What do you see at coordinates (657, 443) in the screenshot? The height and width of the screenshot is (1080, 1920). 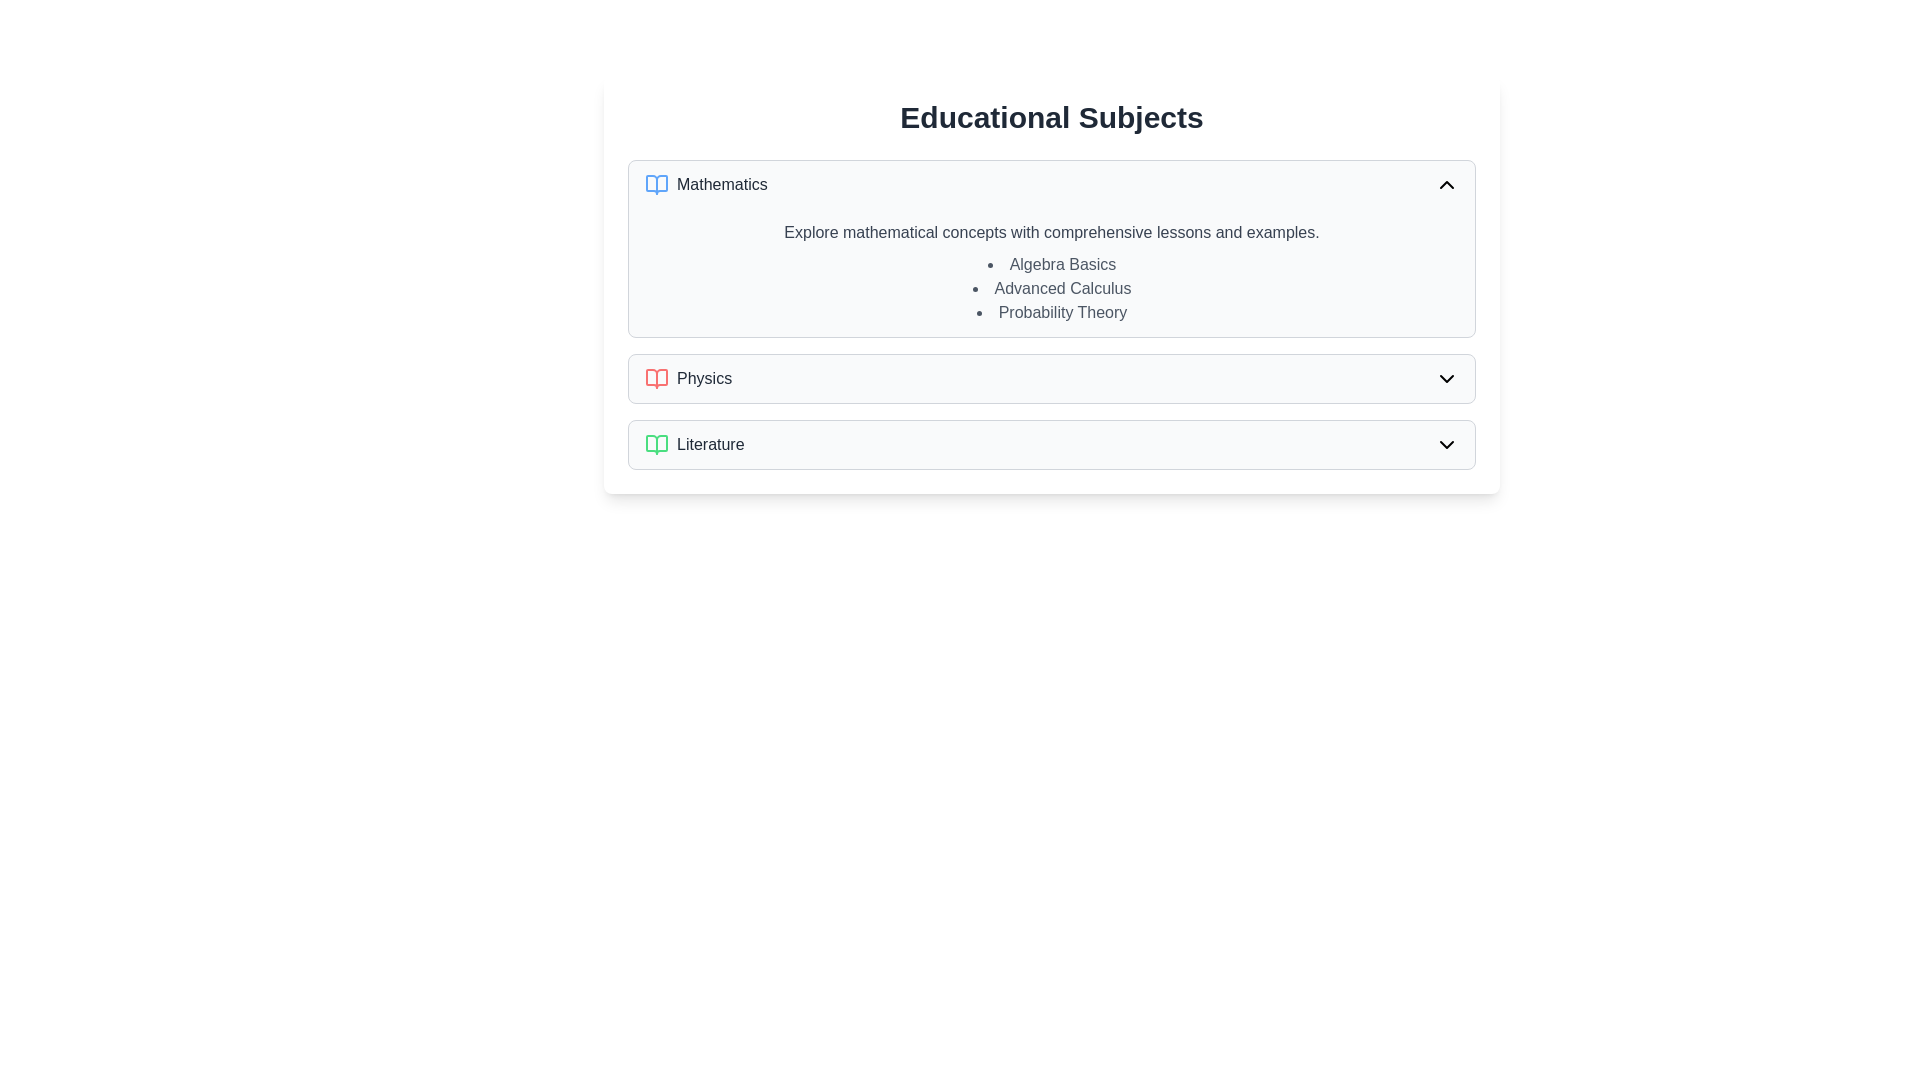 I see `the decorative vector graphic resembling a book, which is part of the 'Literature' section and matches the theme of the adjacent text 'Literature'` at bounding box center [657, 443].